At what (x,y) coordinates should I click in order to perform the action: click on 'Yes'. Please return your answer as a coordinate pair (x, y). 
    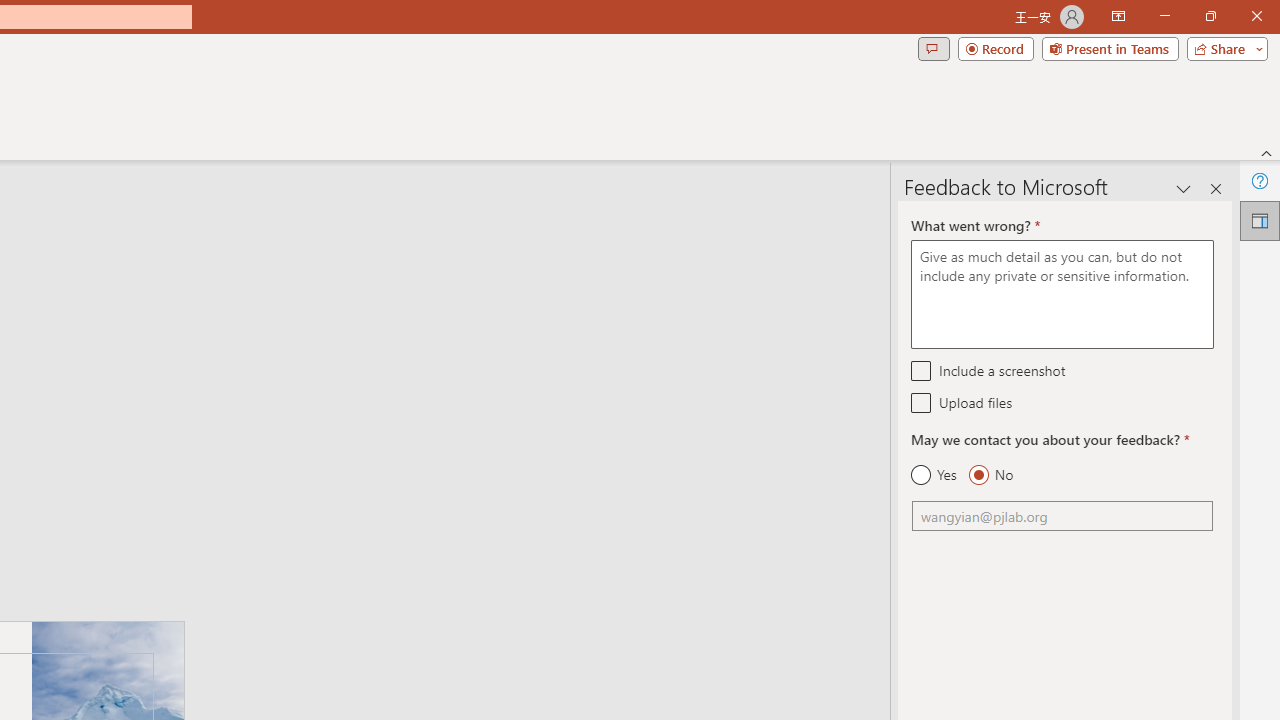
    Looking at the image, I should click on (933, 475).